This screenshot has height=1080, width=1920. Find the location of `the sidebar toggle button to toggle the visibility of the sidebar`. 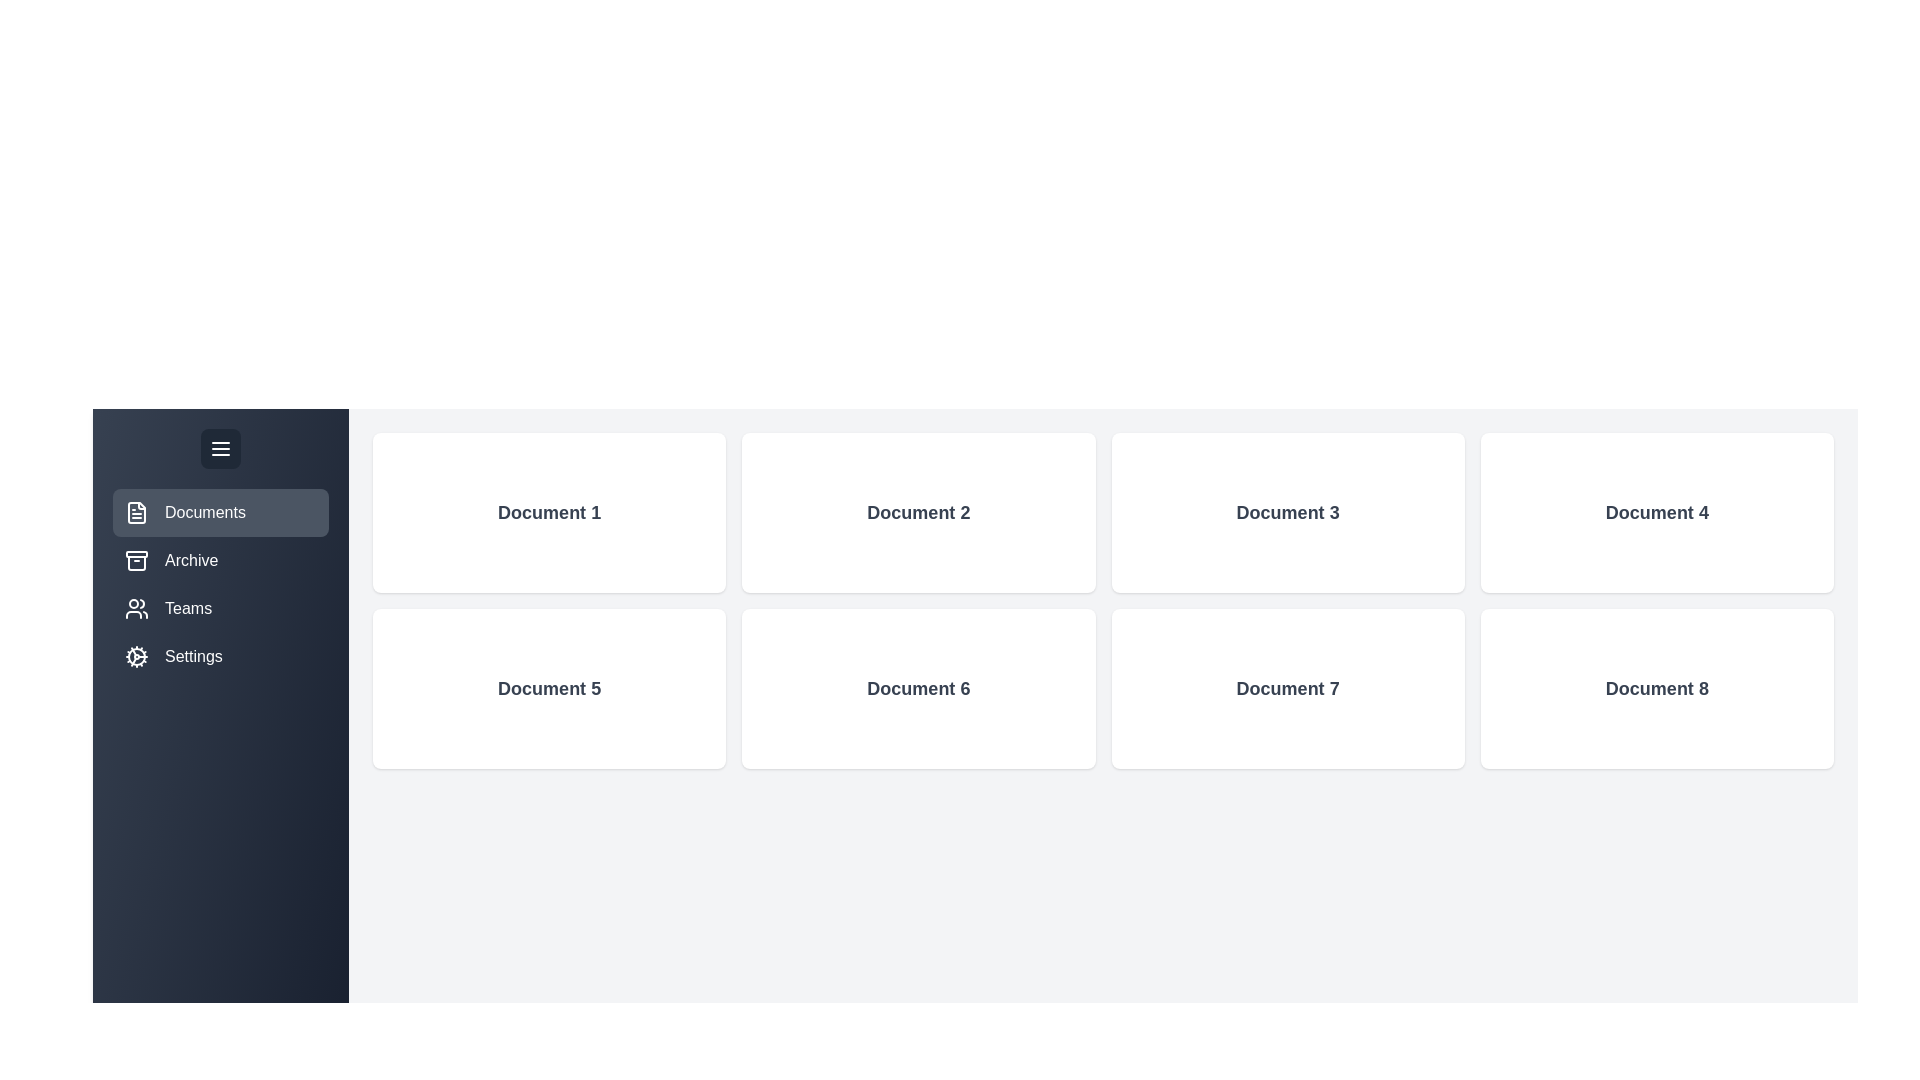

the sidebar toggle button to toggle the visibility of the sidebar is located at coordinates (220, 447).